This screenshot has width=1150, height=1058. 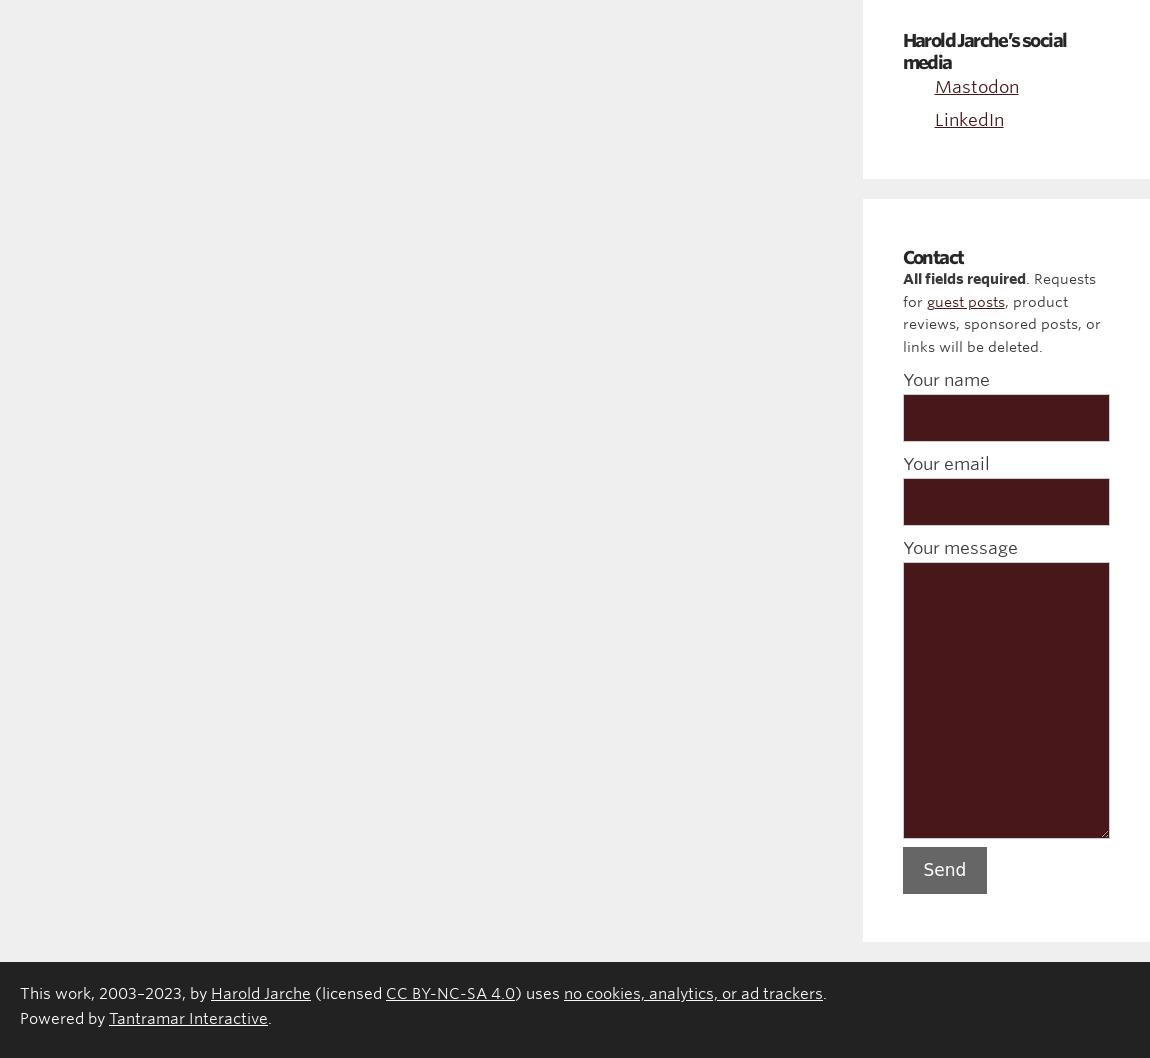 I want to click on 'Harold Jarche’s social media', so click(x=984, y=50).